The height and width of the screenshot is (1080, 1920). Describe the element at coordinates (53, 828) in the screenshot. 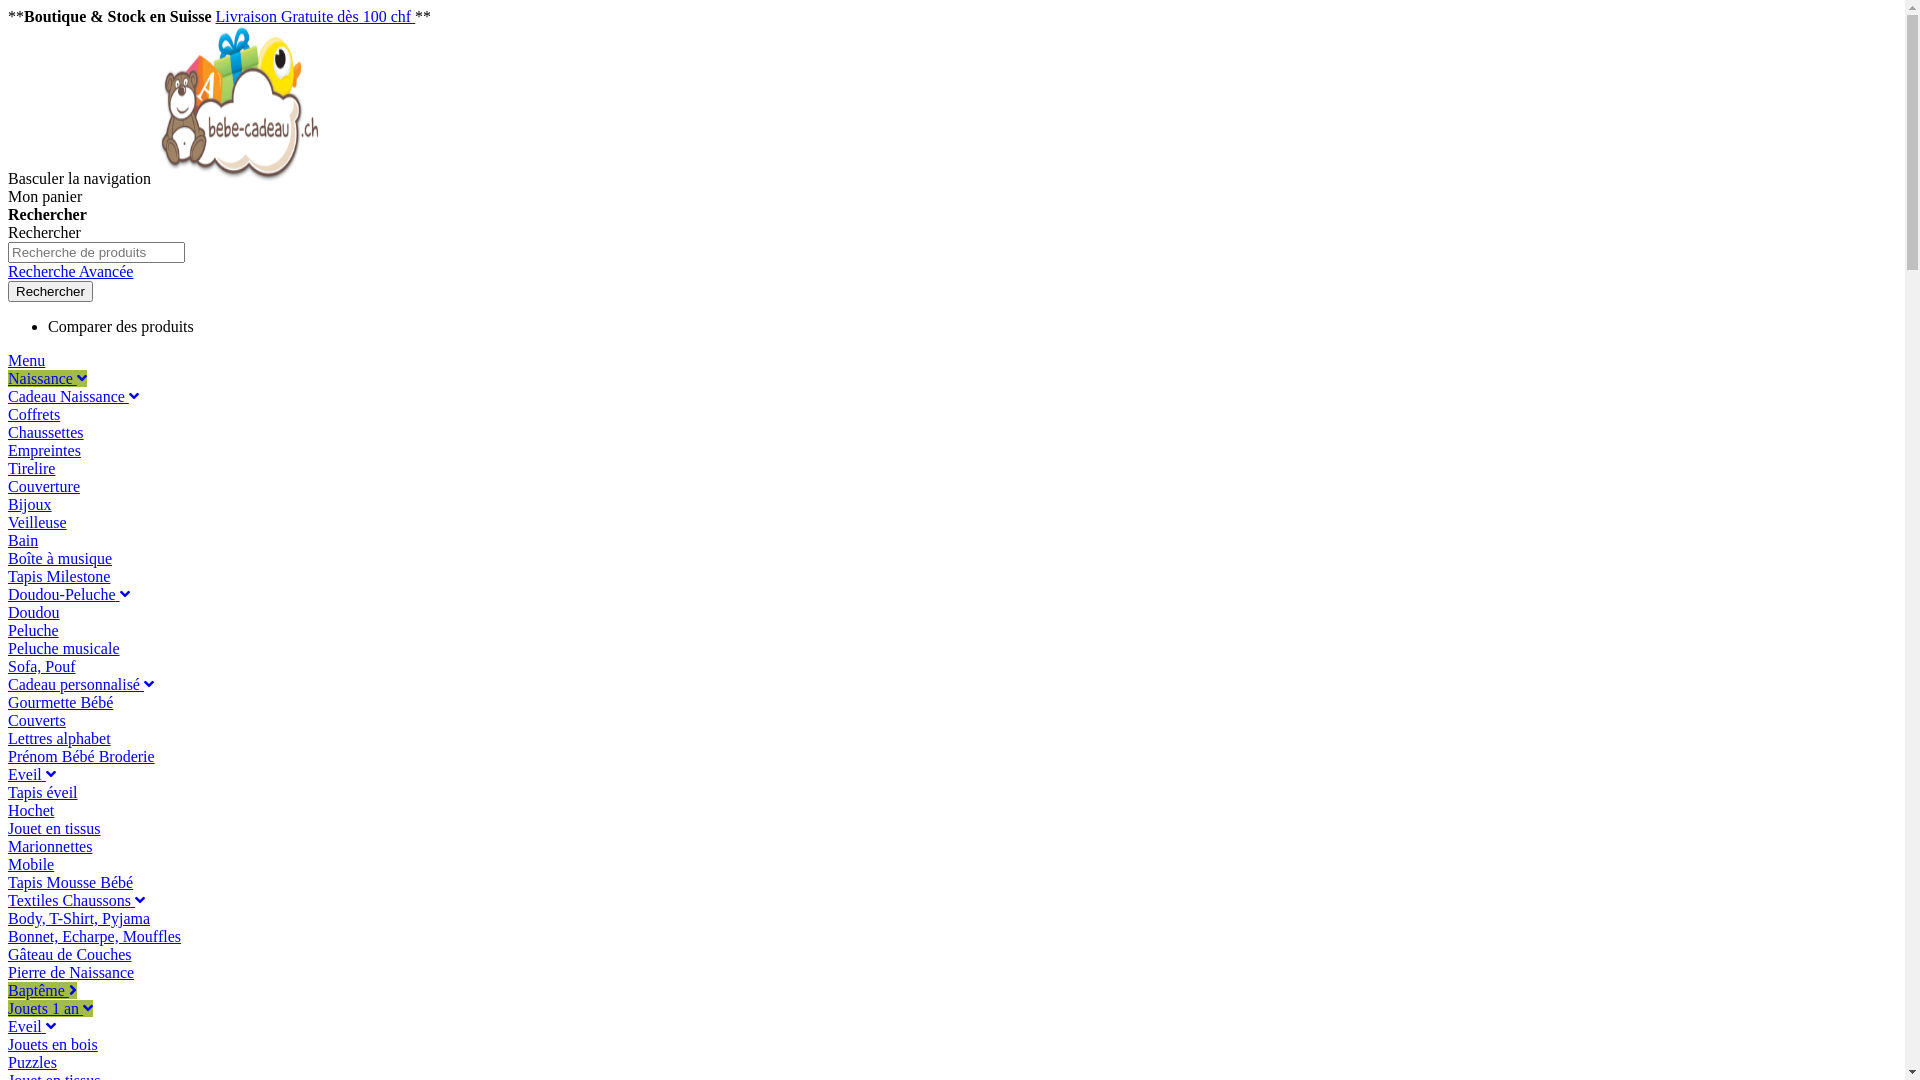

I see `'Jouet en tissus'` at that location.